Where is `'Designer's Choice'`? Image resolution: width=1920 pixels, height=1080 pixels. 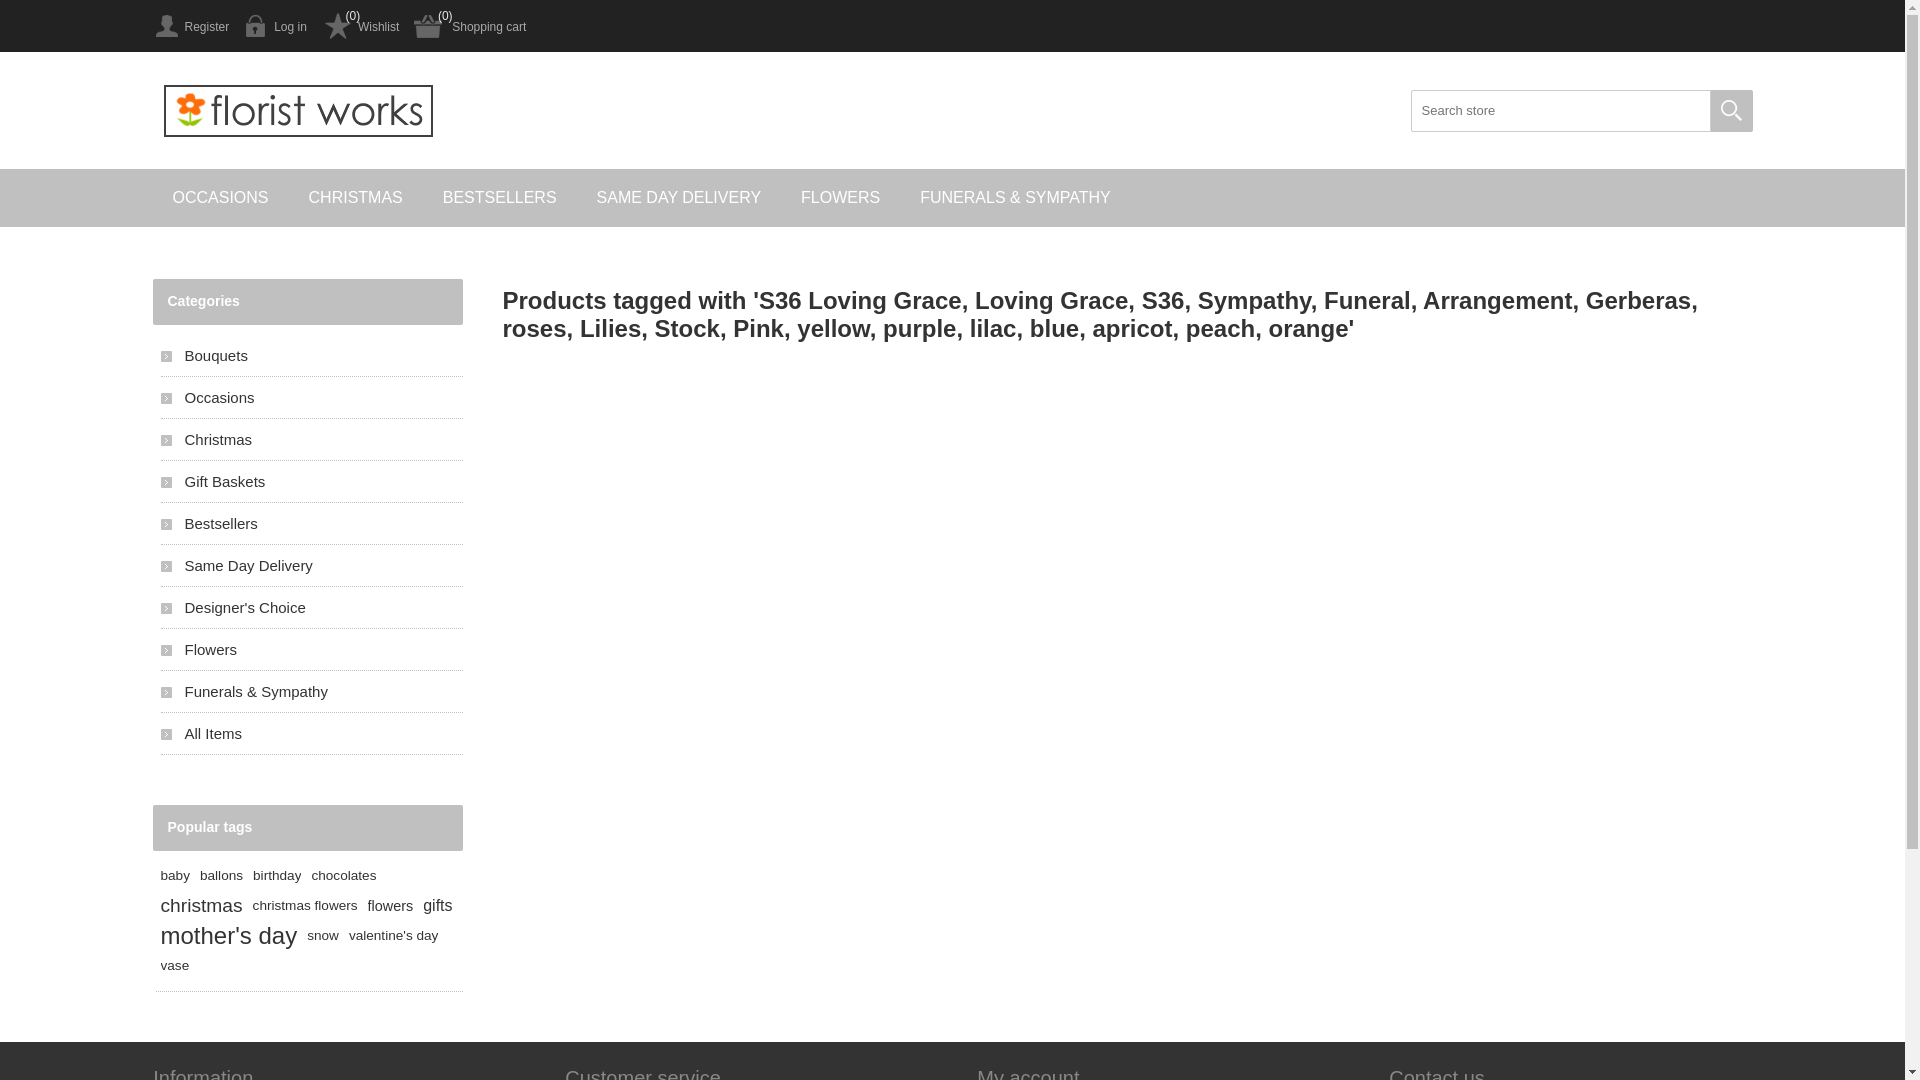 'Designer's Choice' is located at coordinates (310, 606).